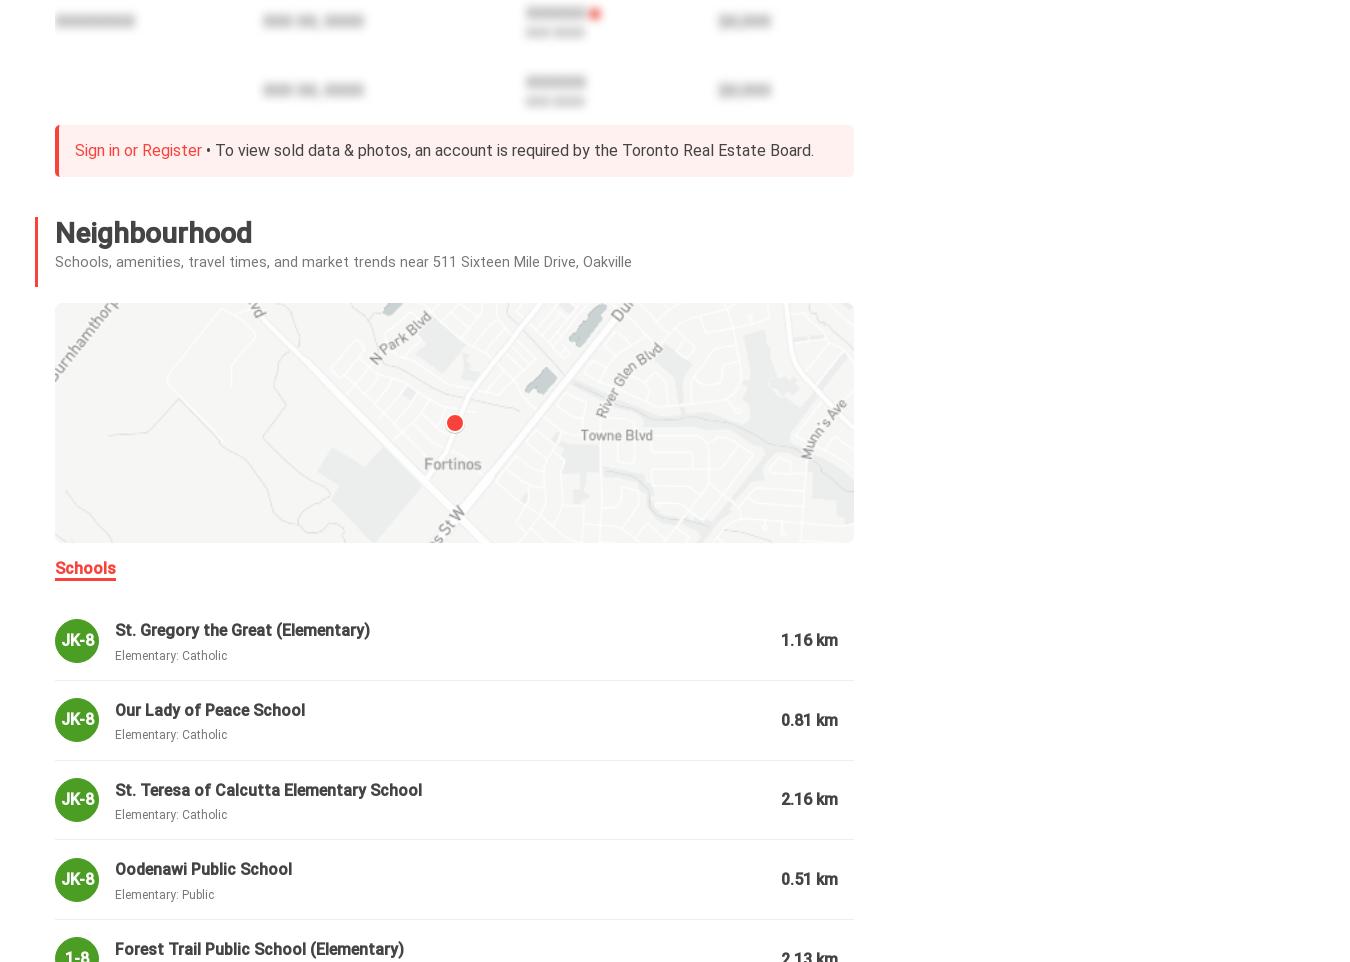  What do you see at coordinates (189, 883) in the screenshot?
I see `'Y'` at bounding box center [189, 883].